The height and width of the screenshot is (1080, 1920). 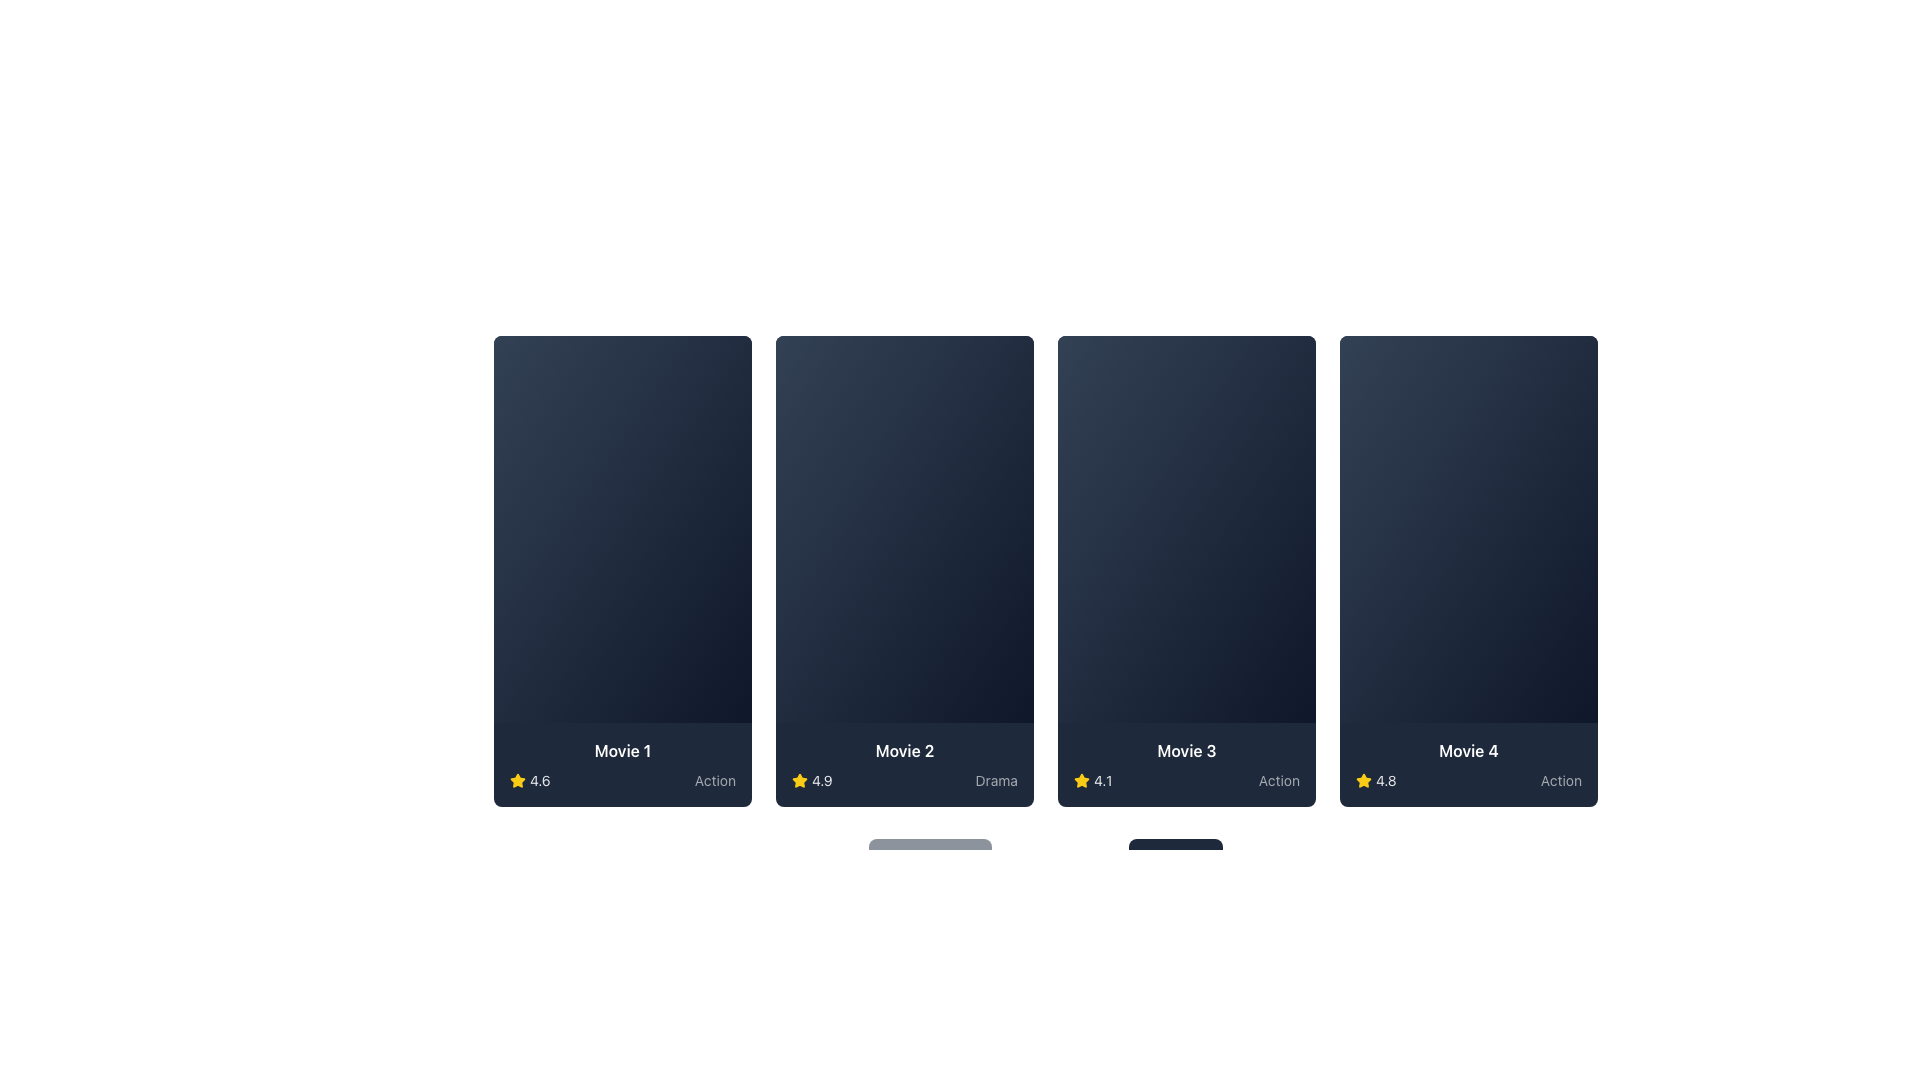 What do you see at coordinates (894, 858) in the screenshot?
I see `the chevron icon located to the left of the 'Previous' text in the navigation button at the bottom of the interface to observe any hover effects` at bounding box center [894, 858].